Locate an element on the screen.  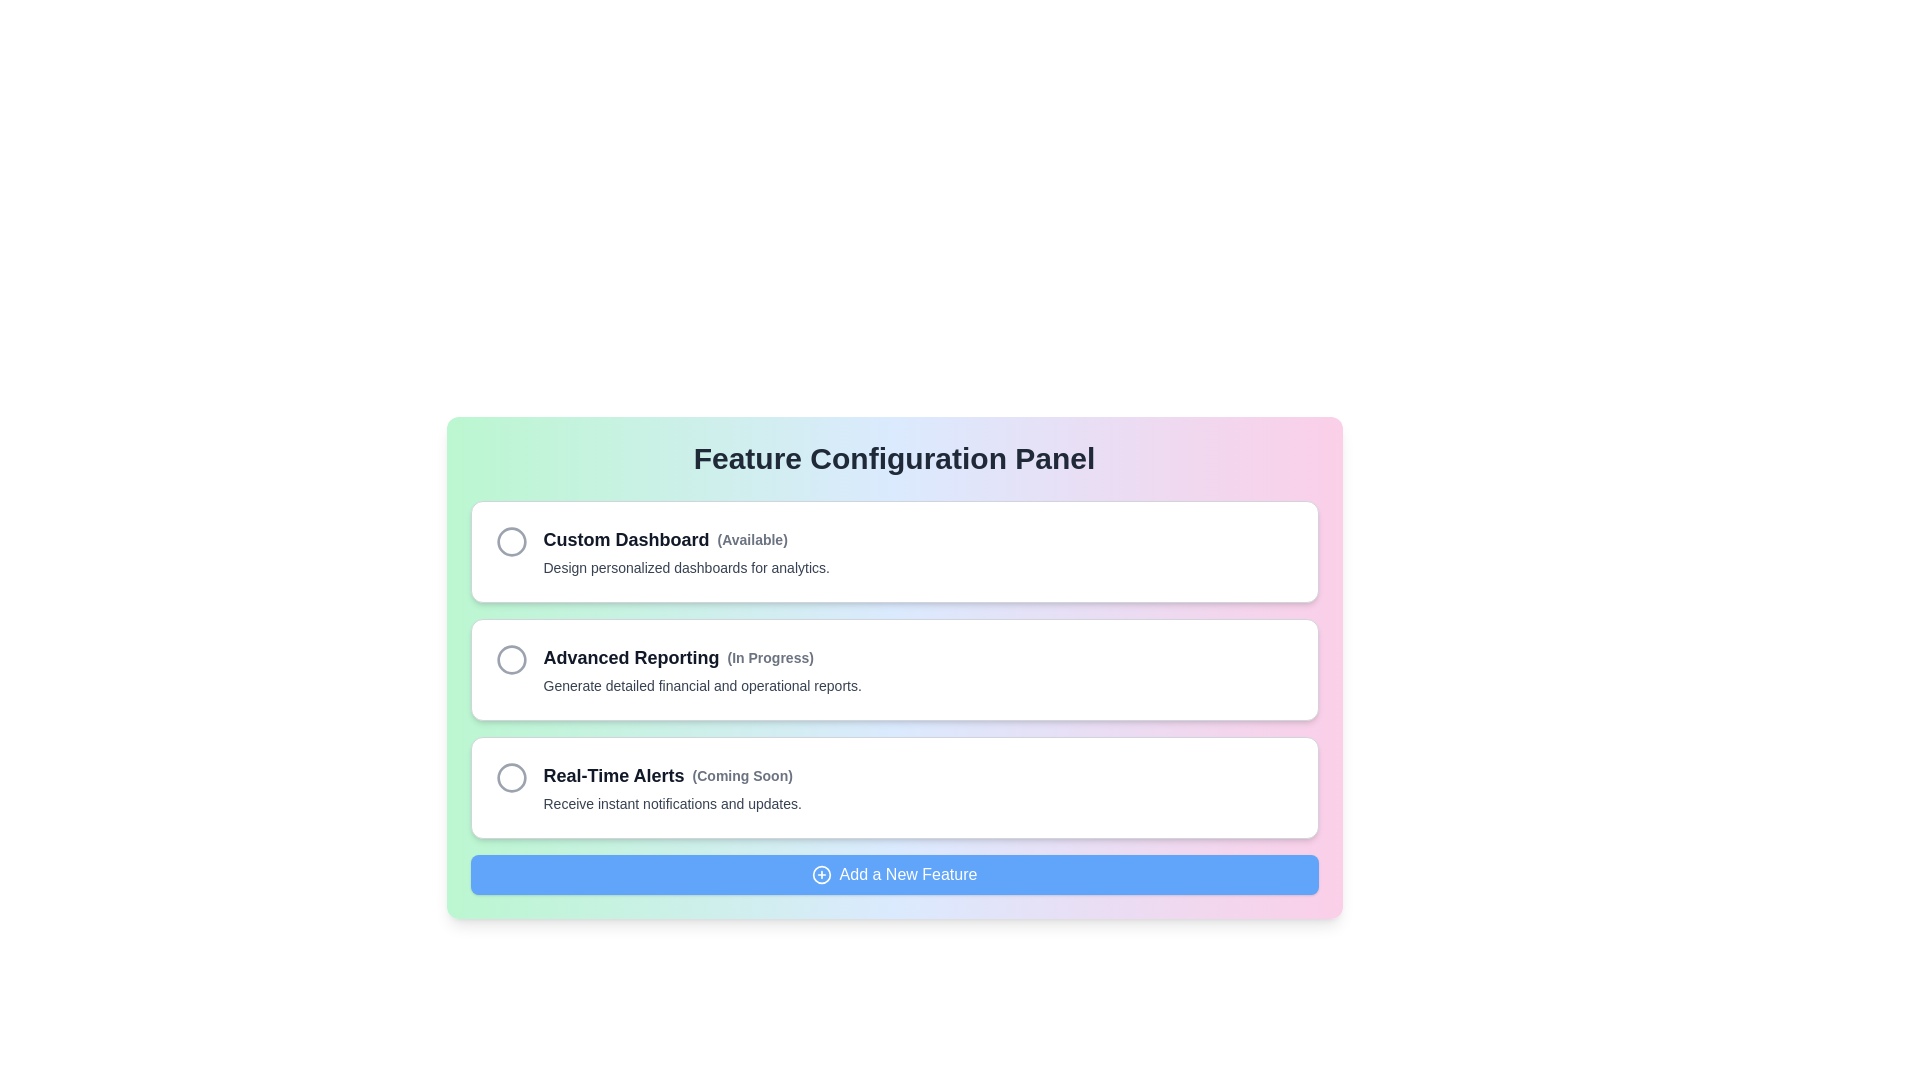
the informational text element that describes the 'Custom Dashboard' feature, which states 'Design personalized dashboards for analytics.' located in the first card of the 'Feature Configuration Panel' is located at coordinates (686, 567).